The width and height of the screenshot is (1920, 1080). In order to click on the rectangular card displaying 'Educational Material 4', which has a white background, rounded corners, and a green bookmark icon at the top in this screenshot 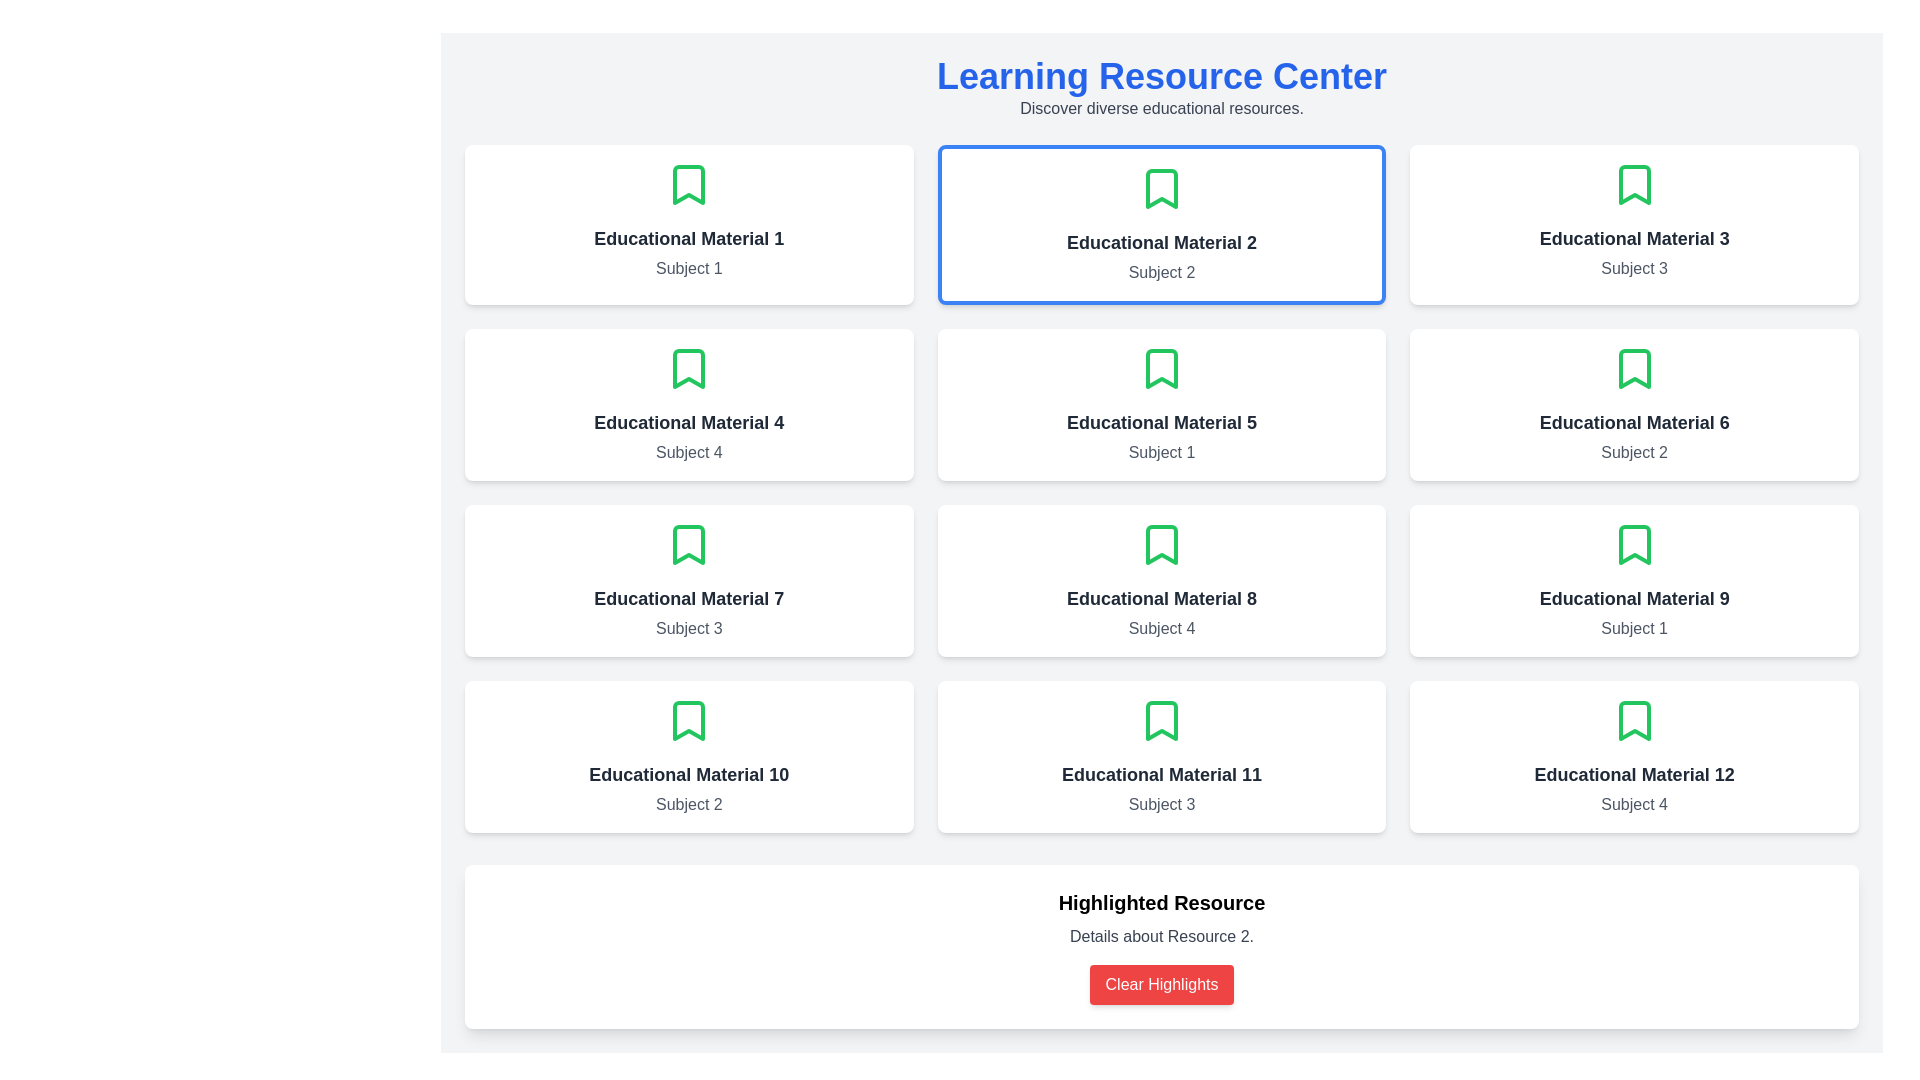, I will do `click(689, 405)`.